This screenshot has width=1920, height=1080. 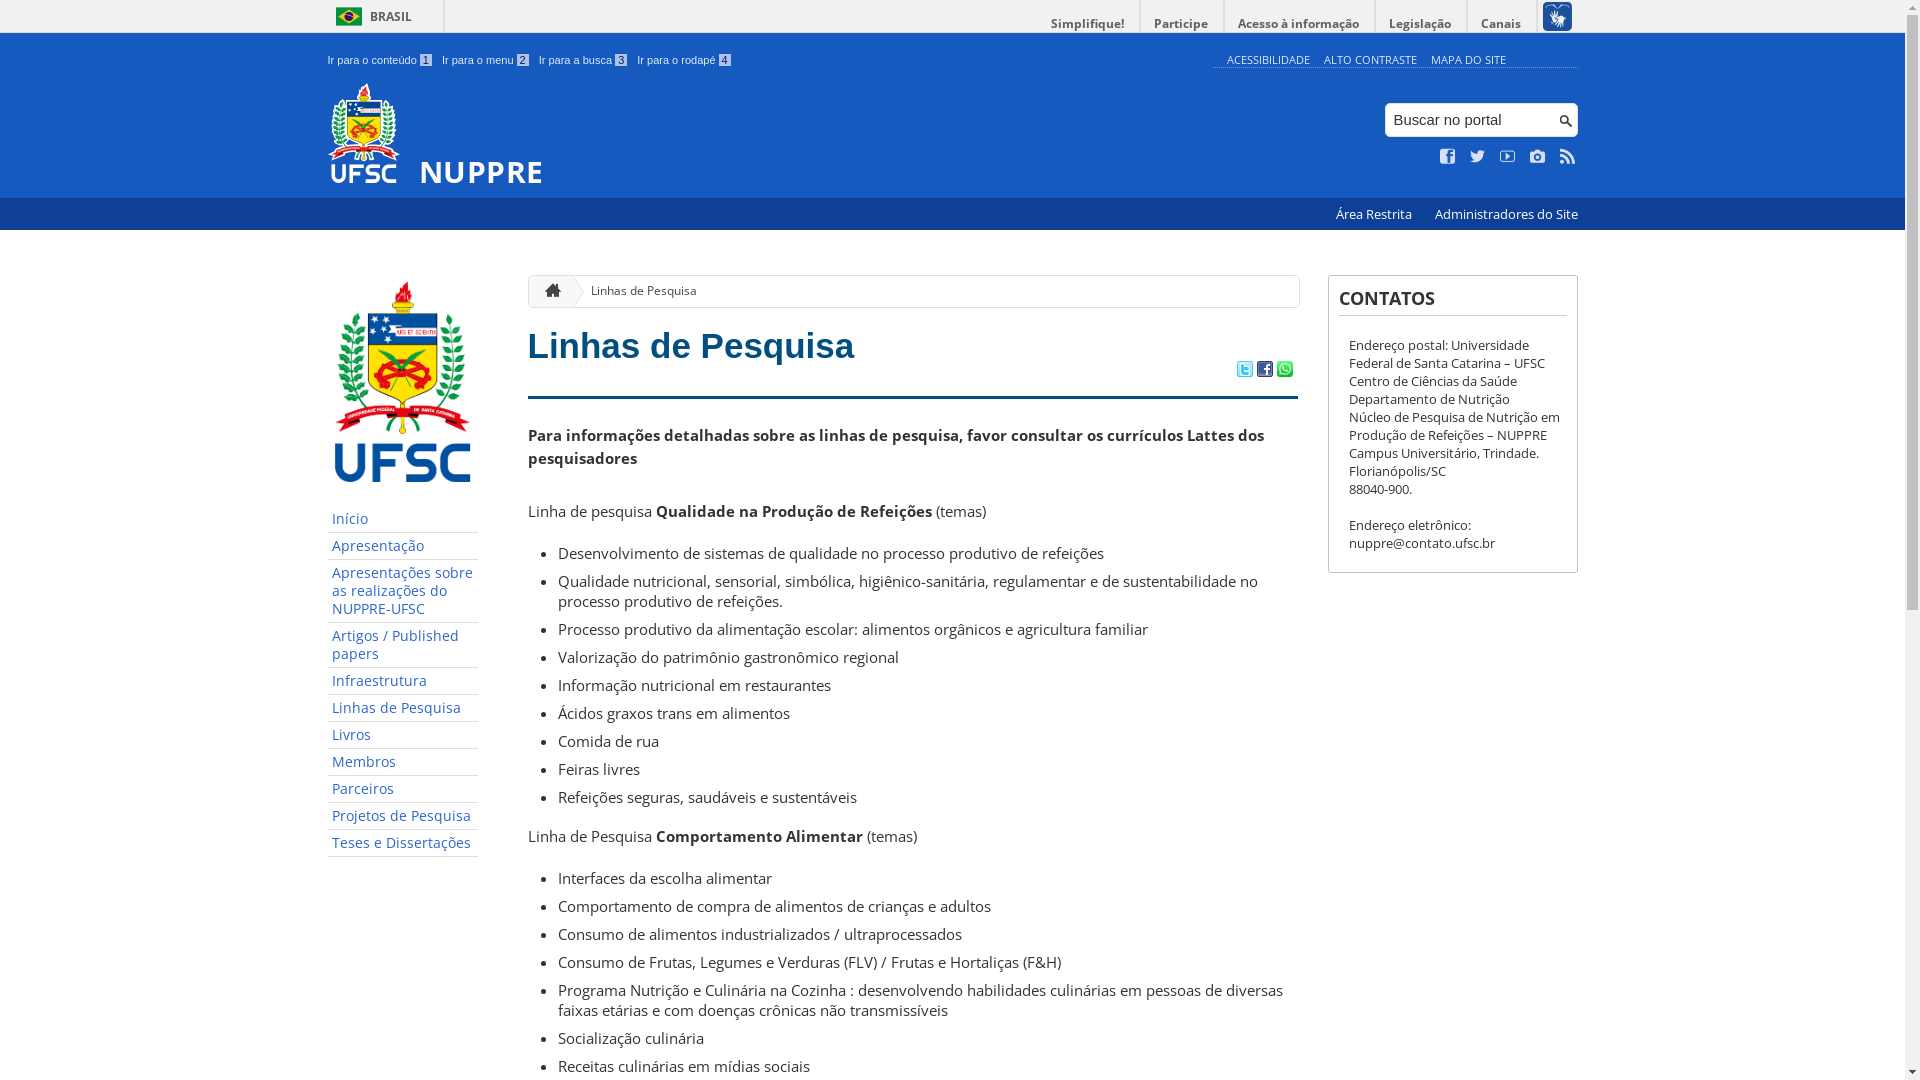 What do you see at coordinates (1369, 58) in the screenshot?
I see `'ALTO CONTRASTE'` at bounding box center [1369, 58].